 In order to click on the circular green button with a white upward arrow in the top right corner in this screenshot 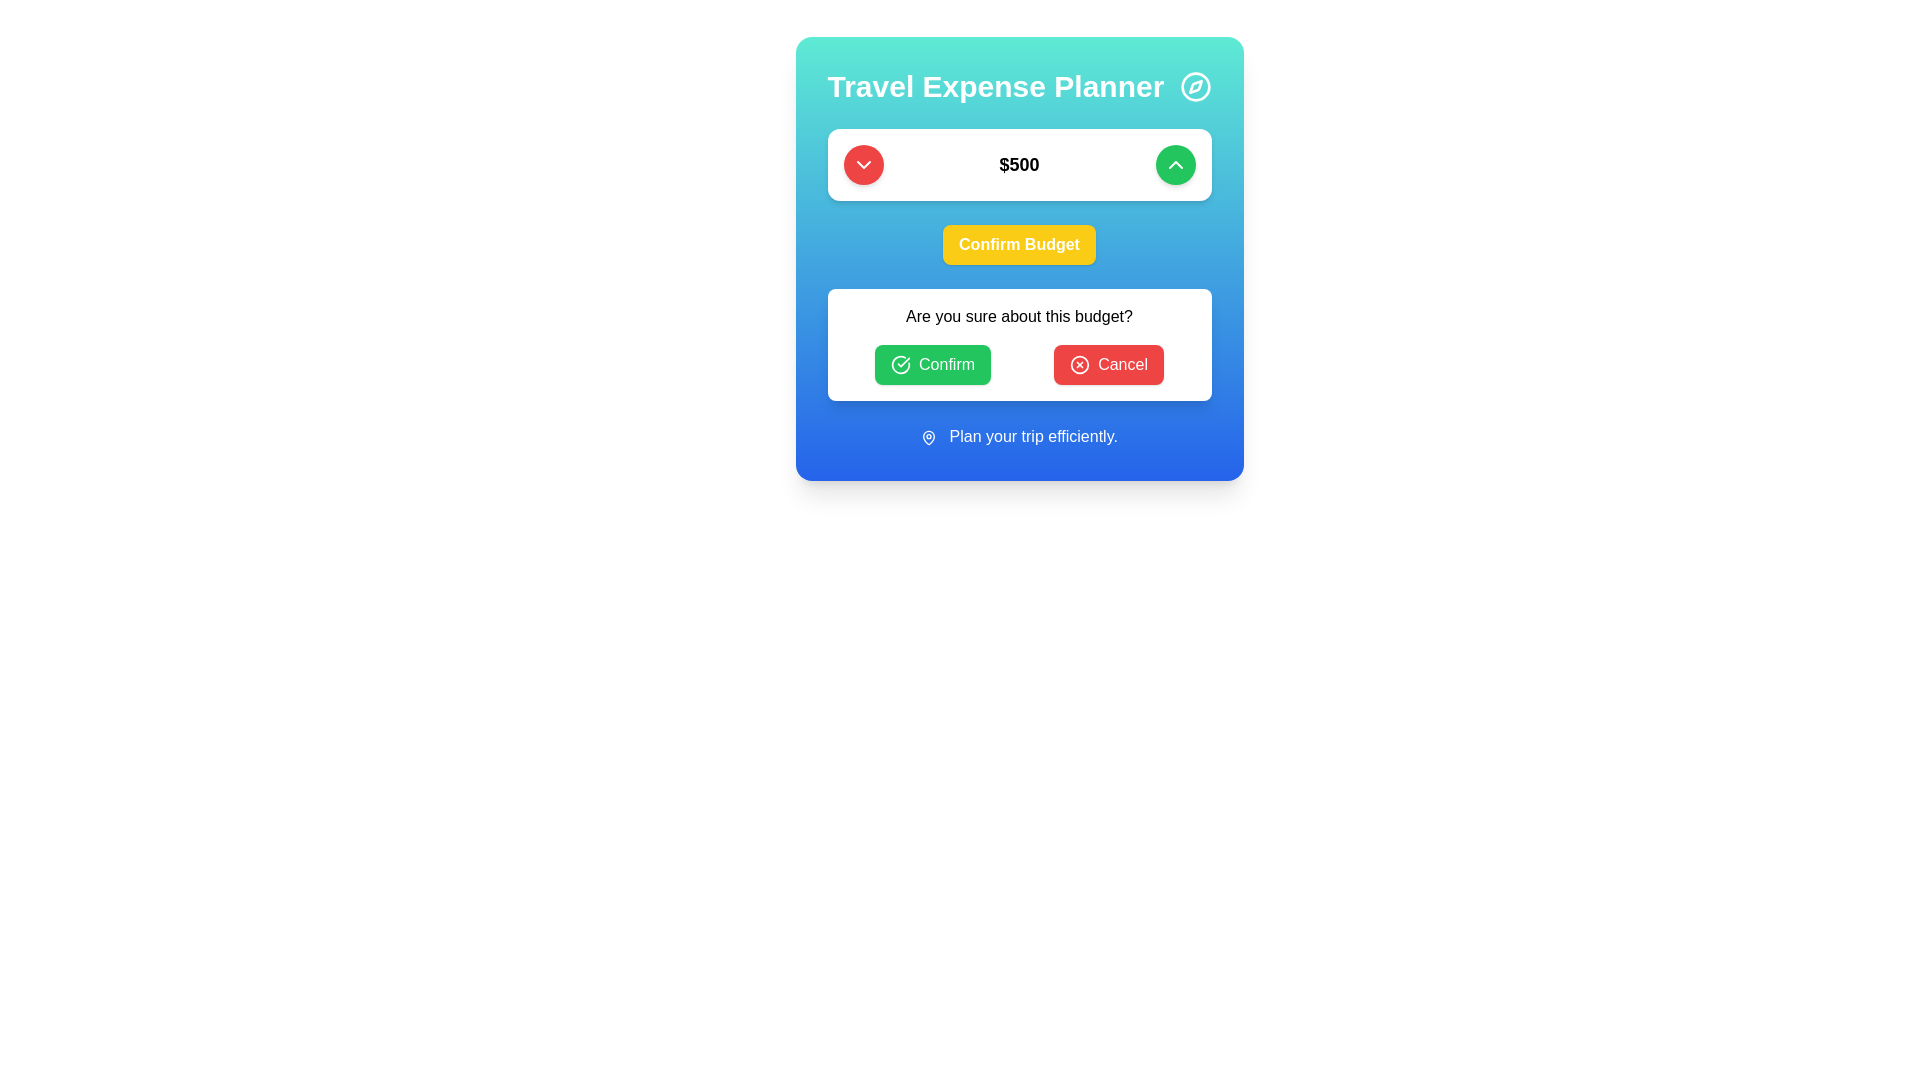, I will do `click(1175, 164)`.